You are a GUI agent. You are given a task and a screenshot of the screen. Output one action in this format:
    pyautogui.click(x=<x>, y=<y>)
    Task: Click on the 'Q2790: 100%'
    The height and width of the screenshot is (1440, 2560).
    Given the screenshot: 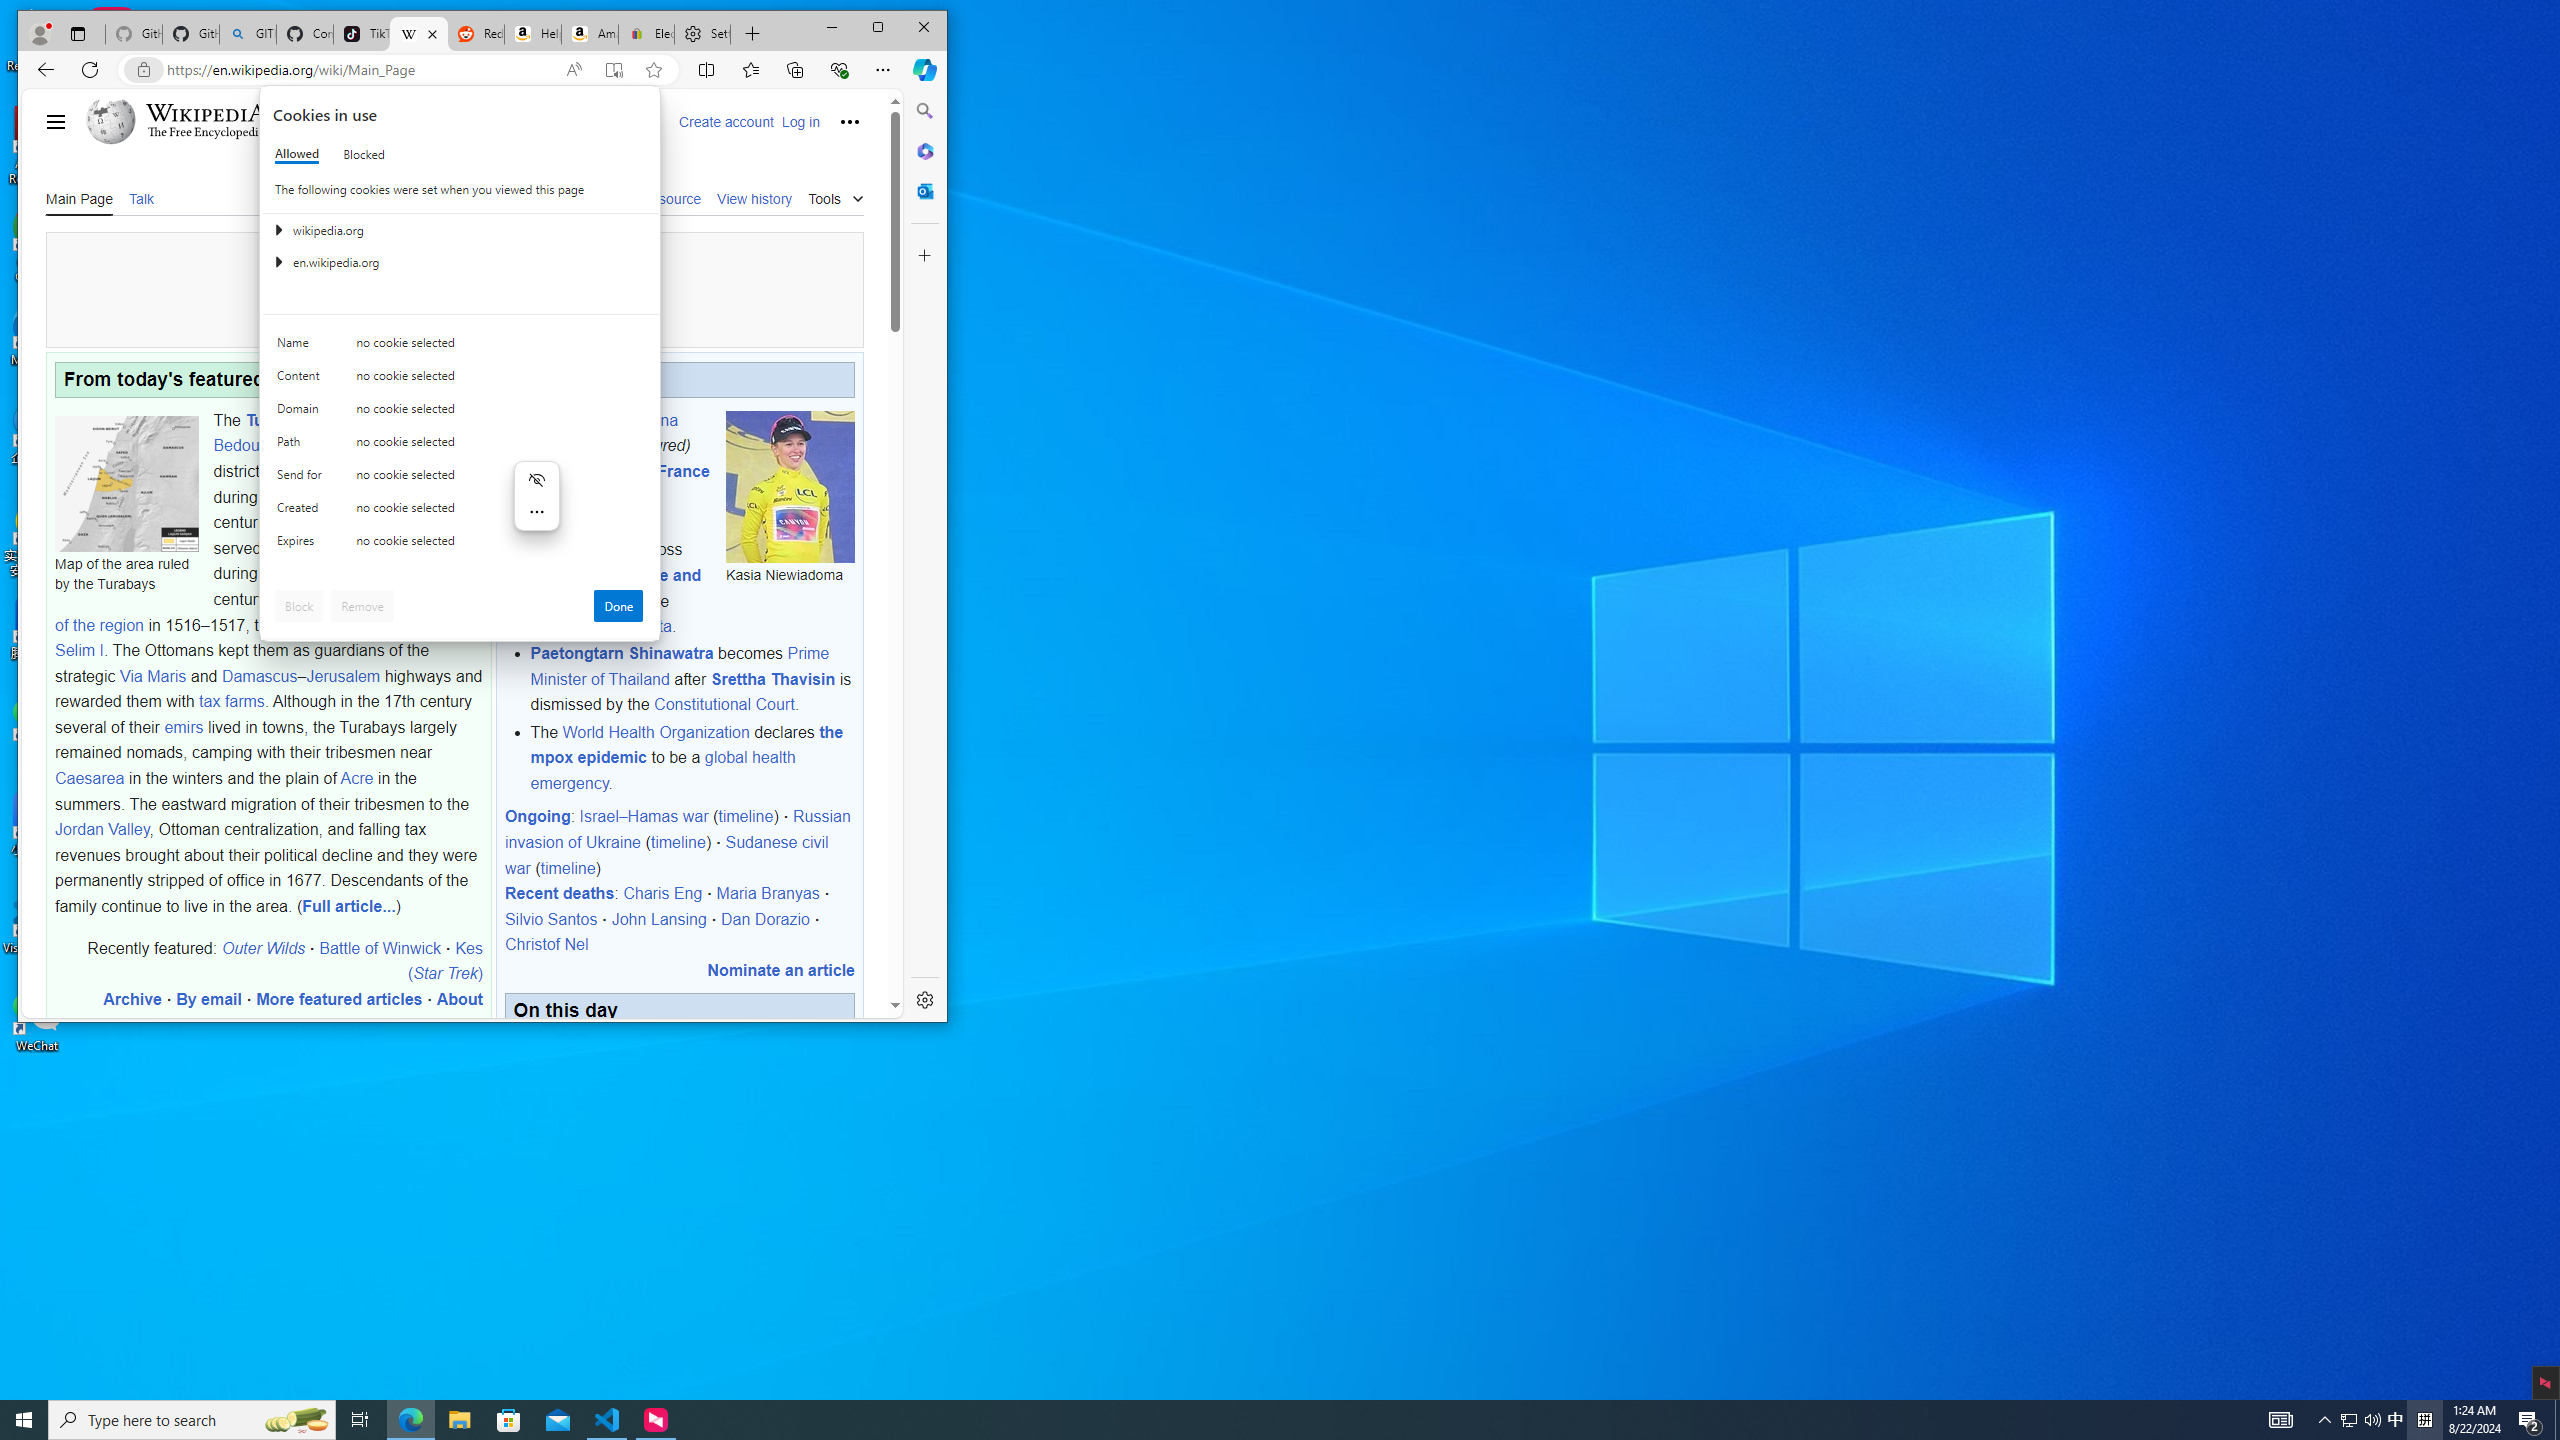 What is the action you would take?
    pyautogui.click(x=2372, y=1418)
    